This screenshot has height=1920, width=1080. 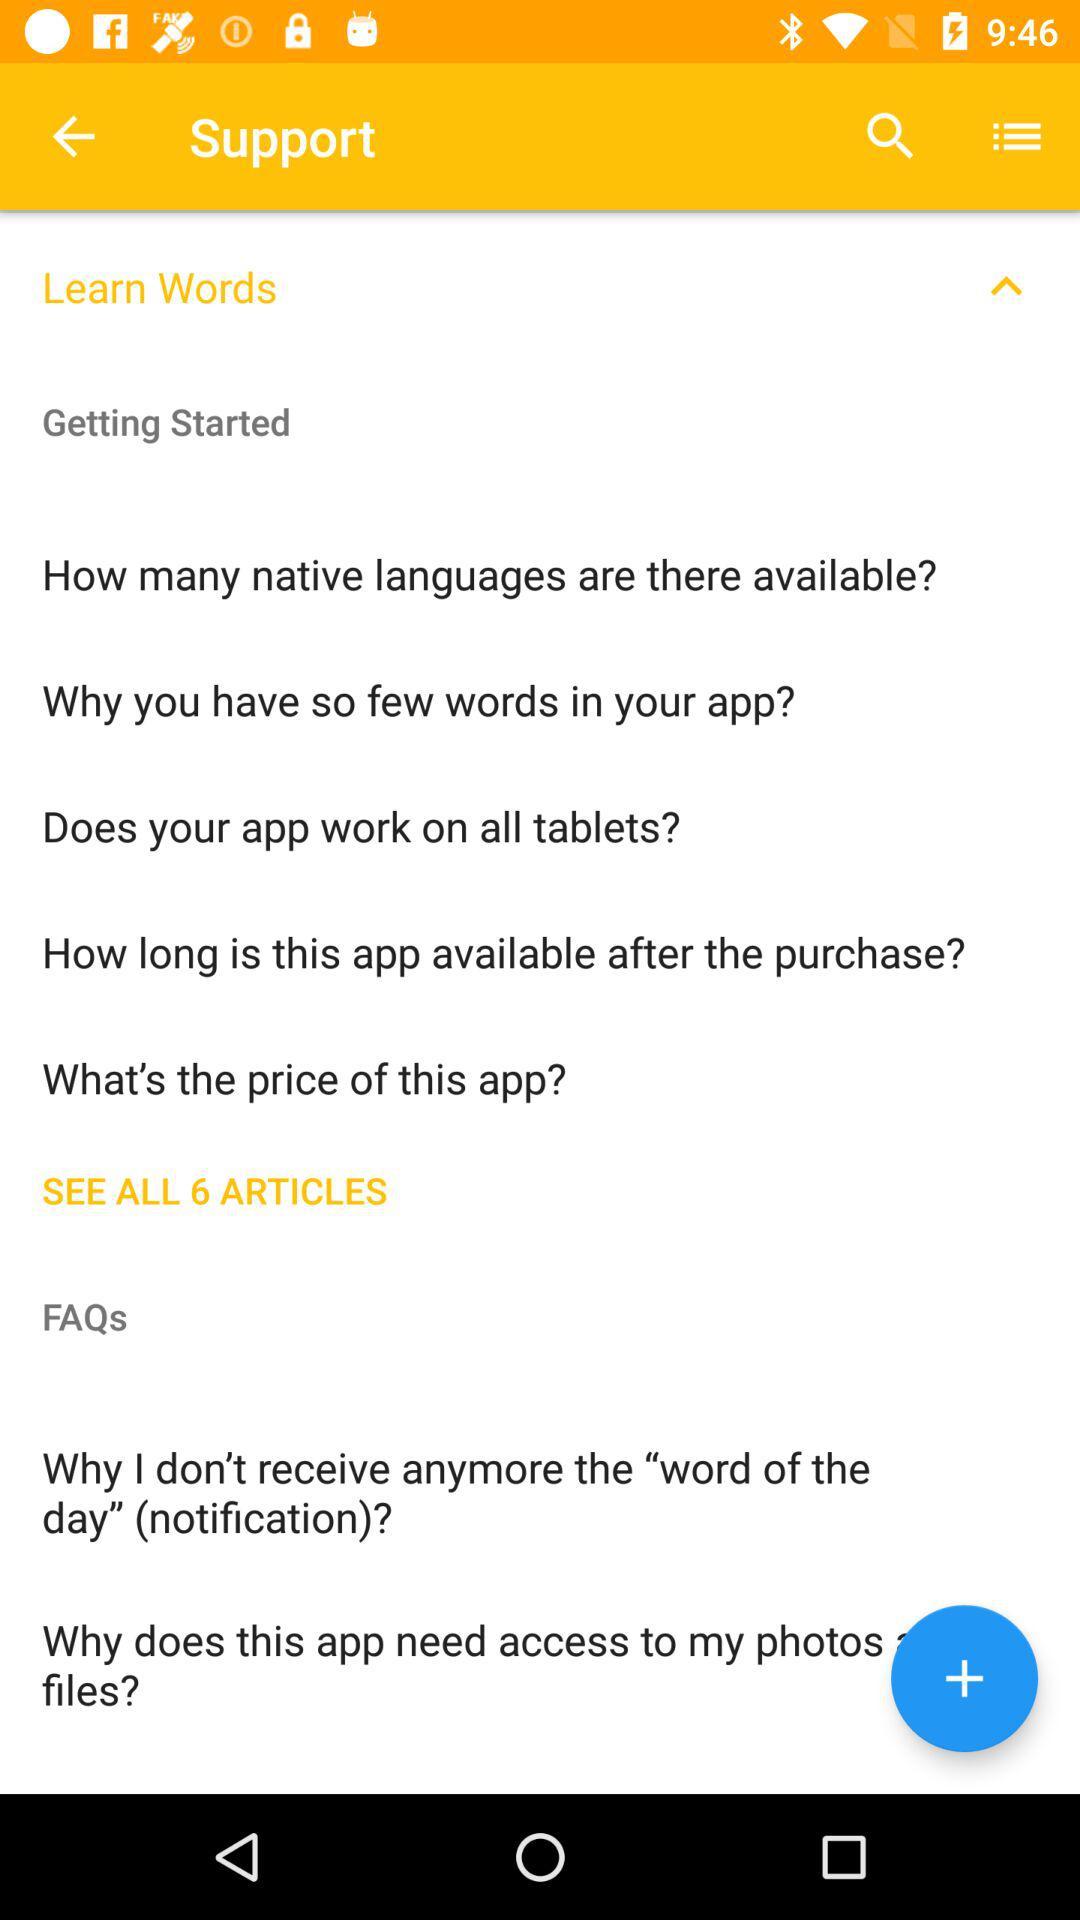 What do you see at coordinates (540, 1186) in the screenshot?
I see `the see all 6 icon` at bounding box center [540, 1186].